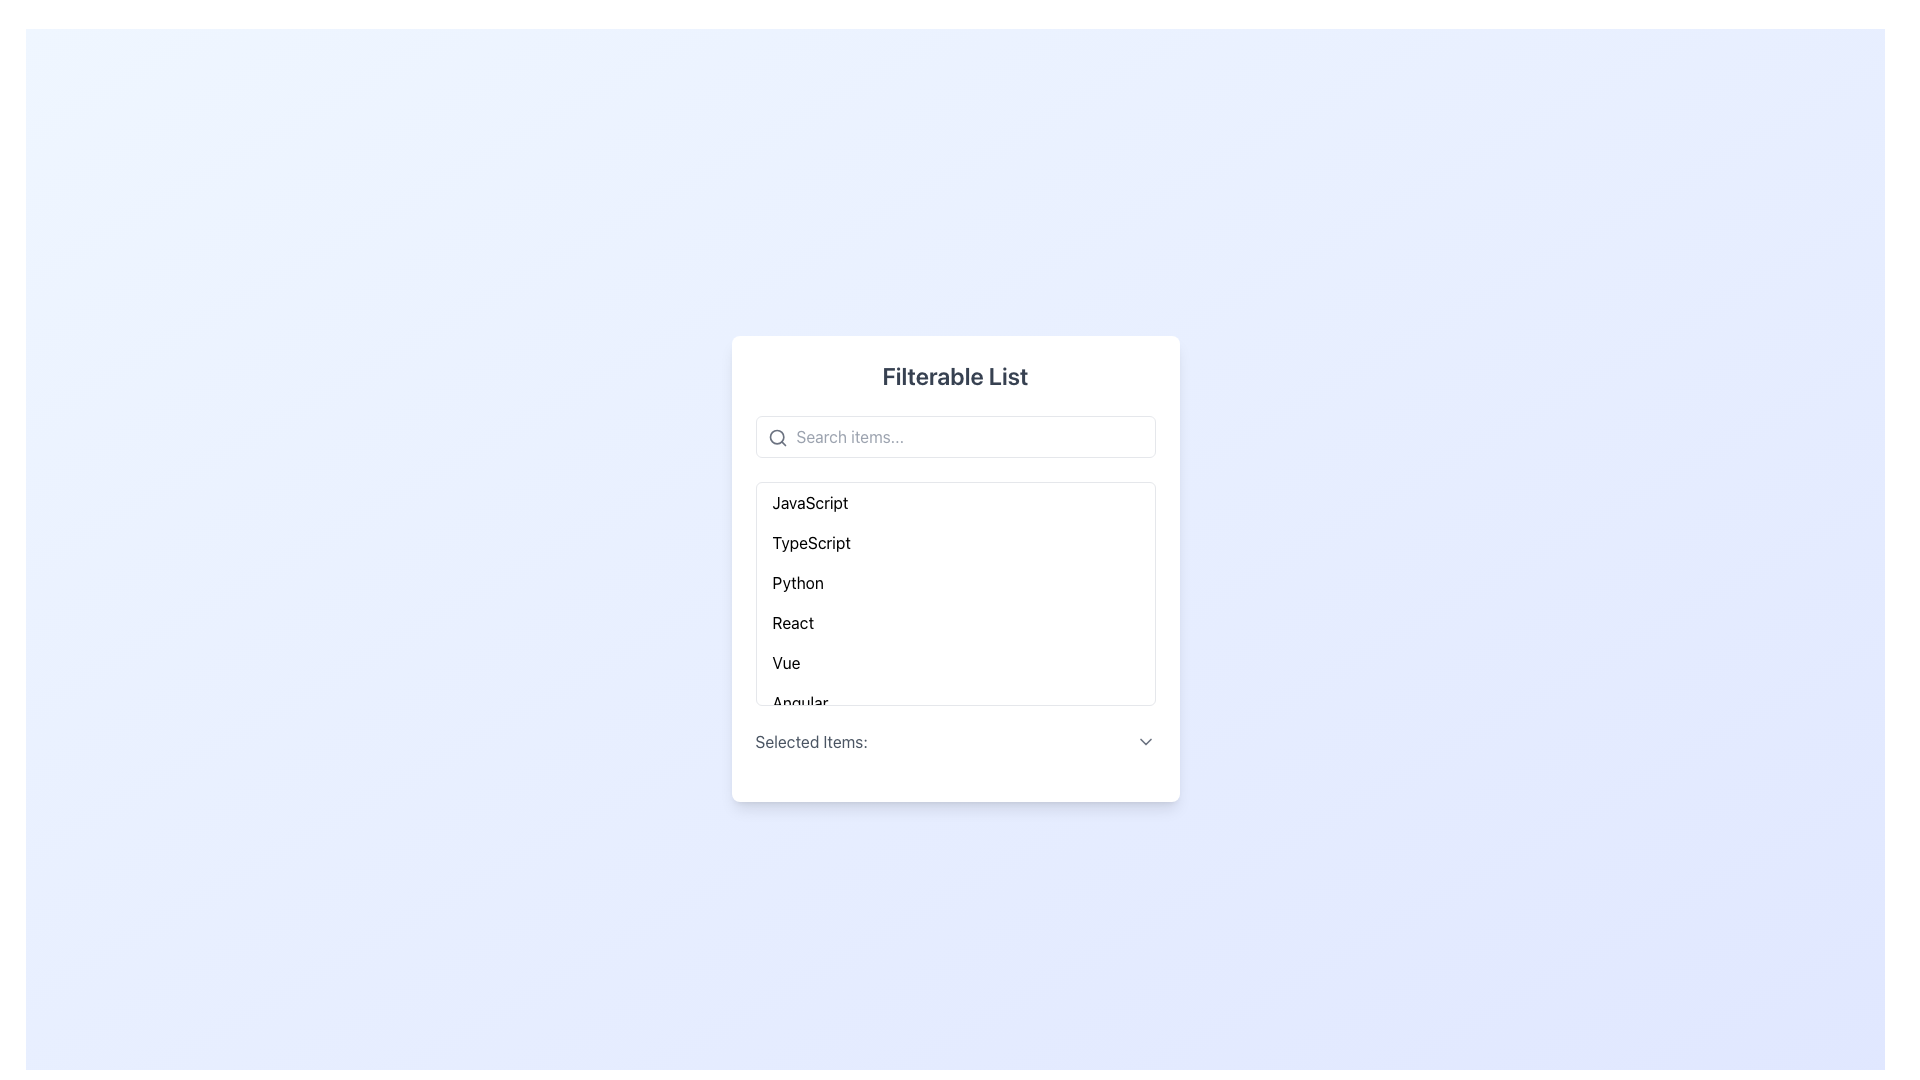  I want to click on to select the 'Python' option in the selectable list item positioned as the third item beneath the 'Filterable List' input field, so click(954, 582).